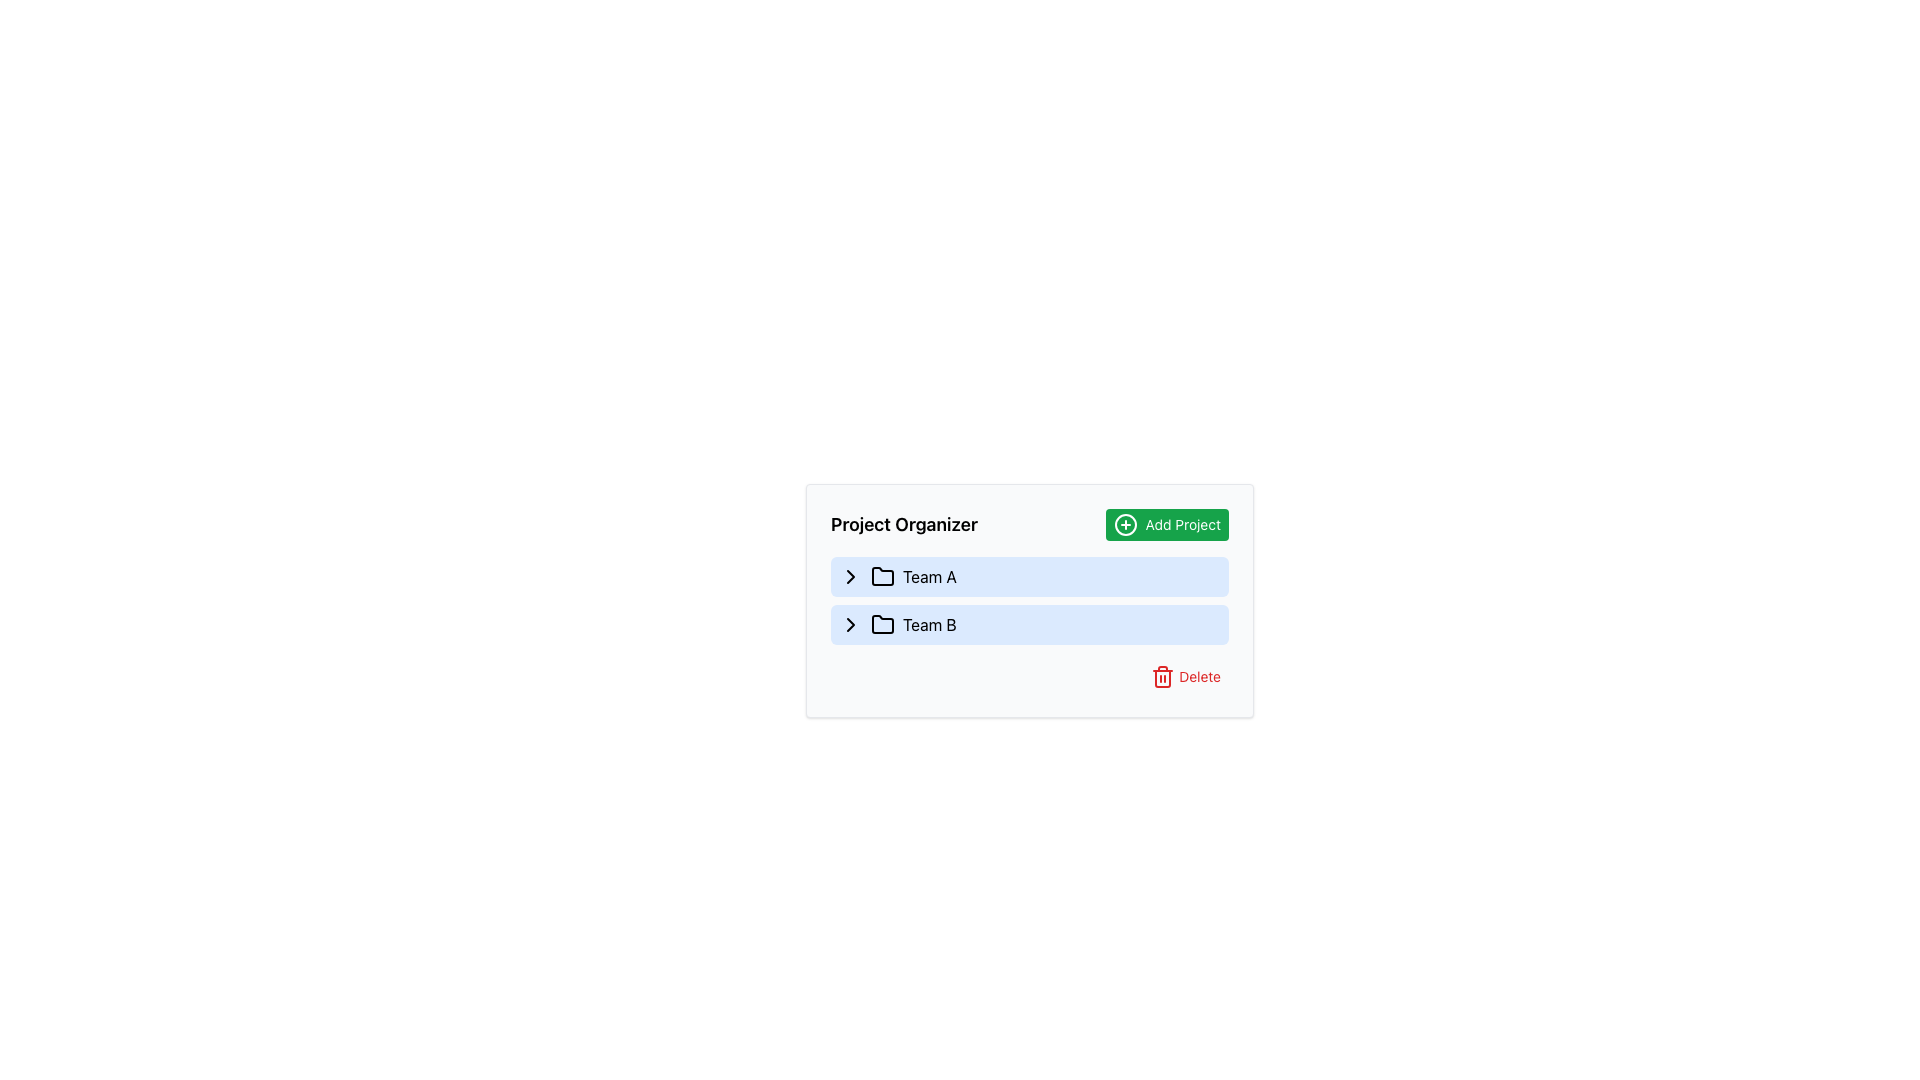 This screenshot has width=1920, height=1080. What do you see at coordinates (850, 623) in the screenshot?
I see `the expandable/collapsible button for 'Team B'` at bounding box center [850, 623].